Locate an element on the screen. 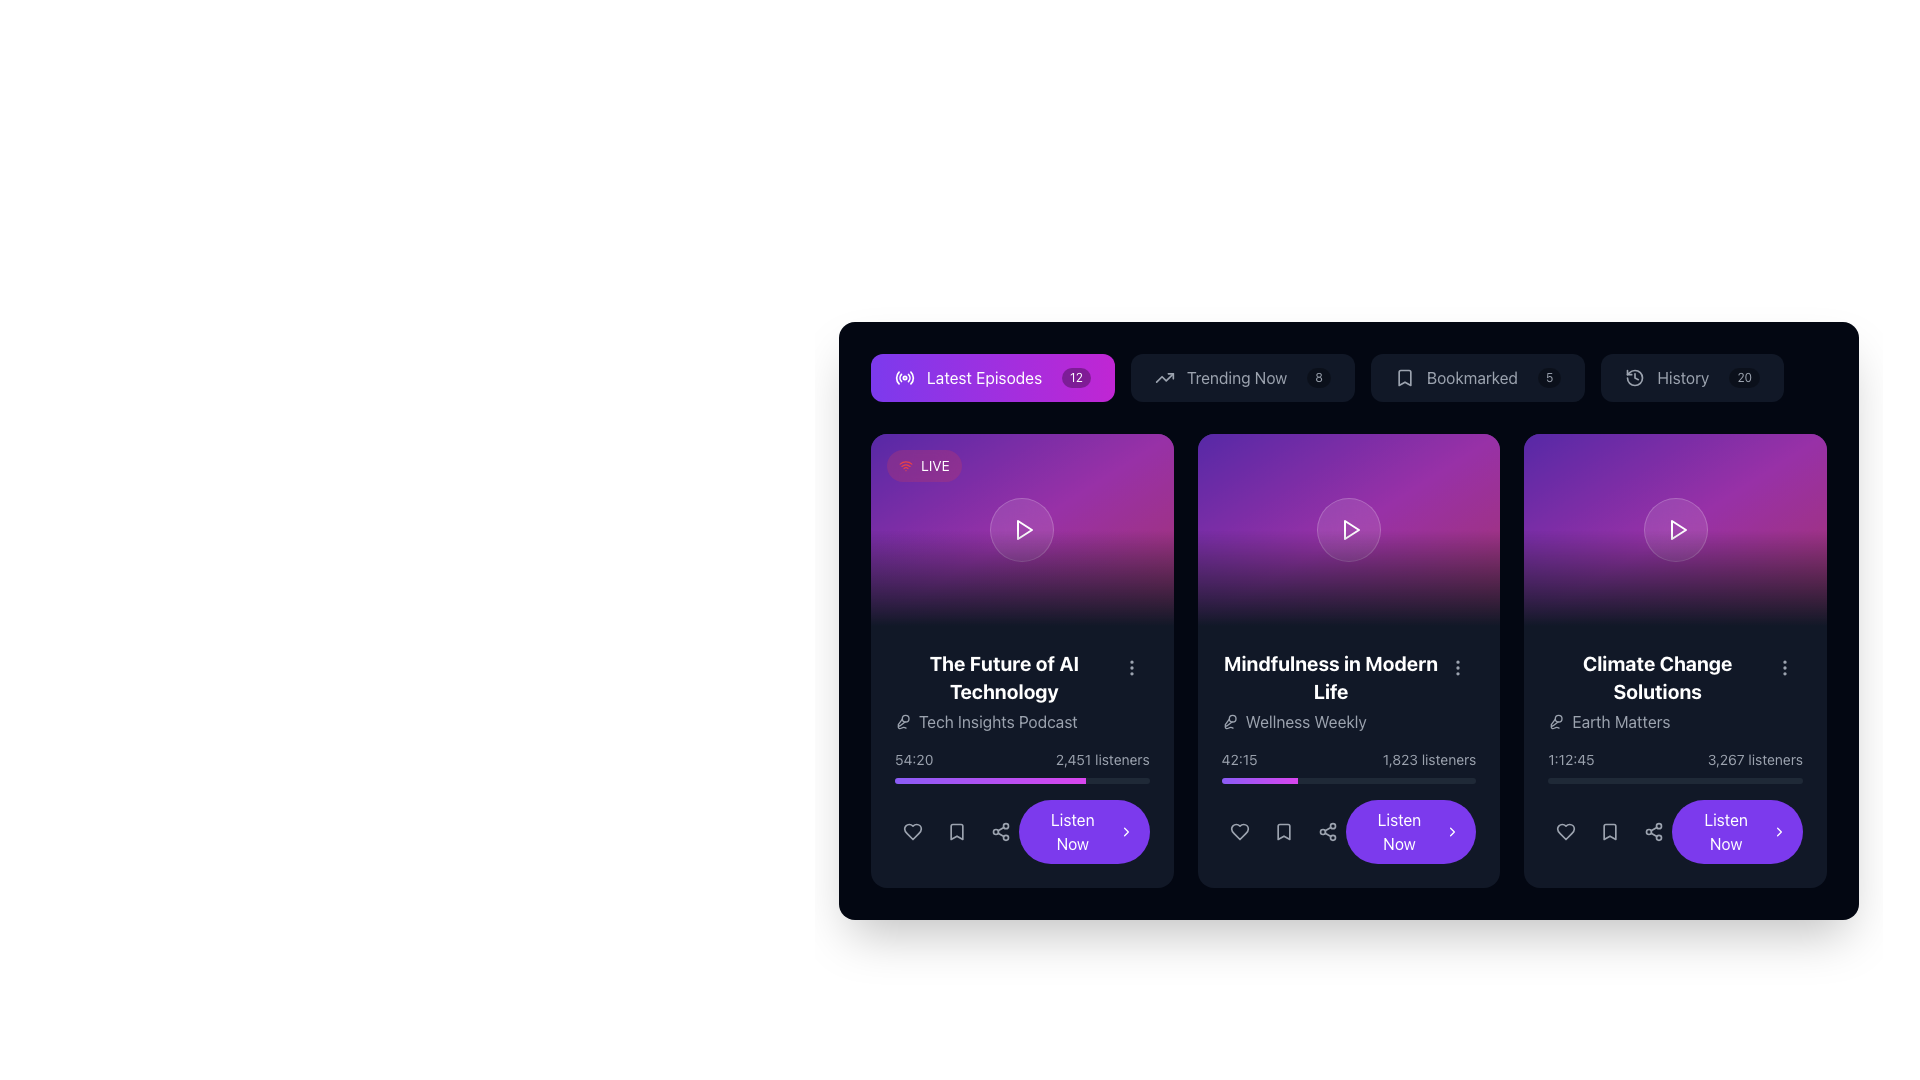 The width and height of the screenshot is (1920, 1080). the circular button with a bookmark icon, which is the second button in a row of three buttons under the 'Mindfulness in Modern Life' card, to bookmark the content is located at coordinates (1283, 832).